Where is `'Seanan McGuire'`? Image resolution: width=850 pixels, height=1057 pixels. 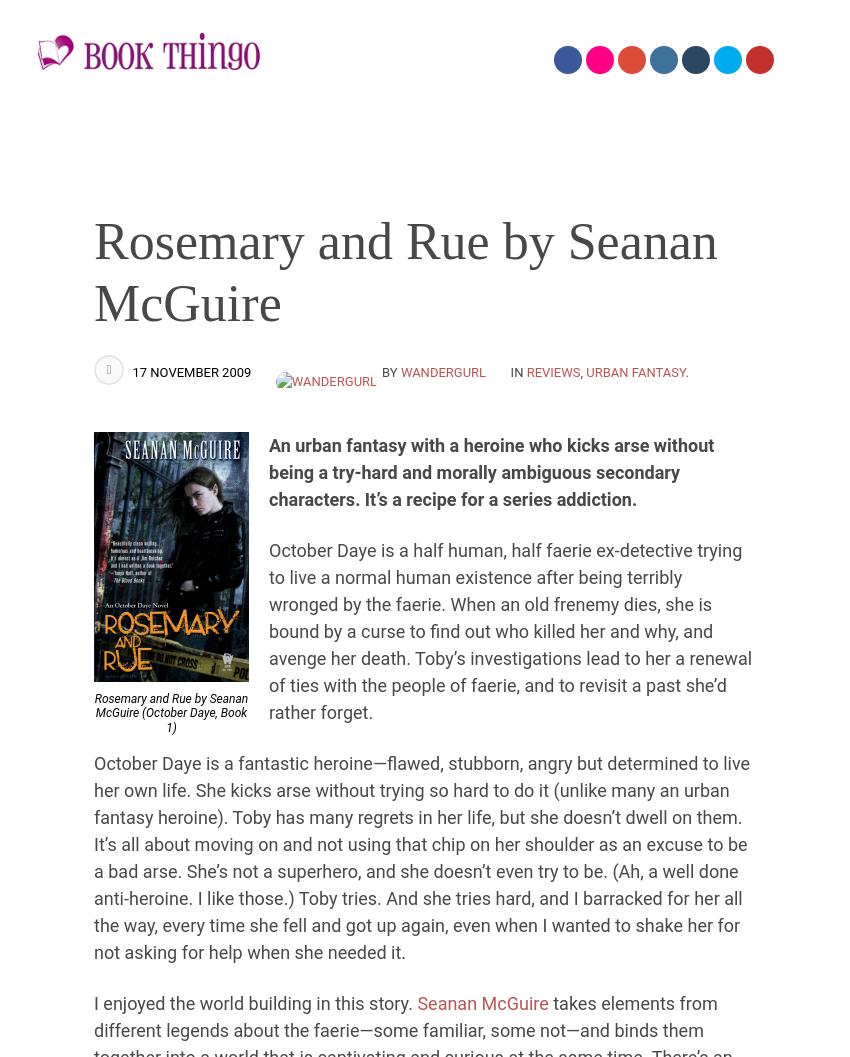
'Seanan McGuire' is located at coordinates (482, 1001).